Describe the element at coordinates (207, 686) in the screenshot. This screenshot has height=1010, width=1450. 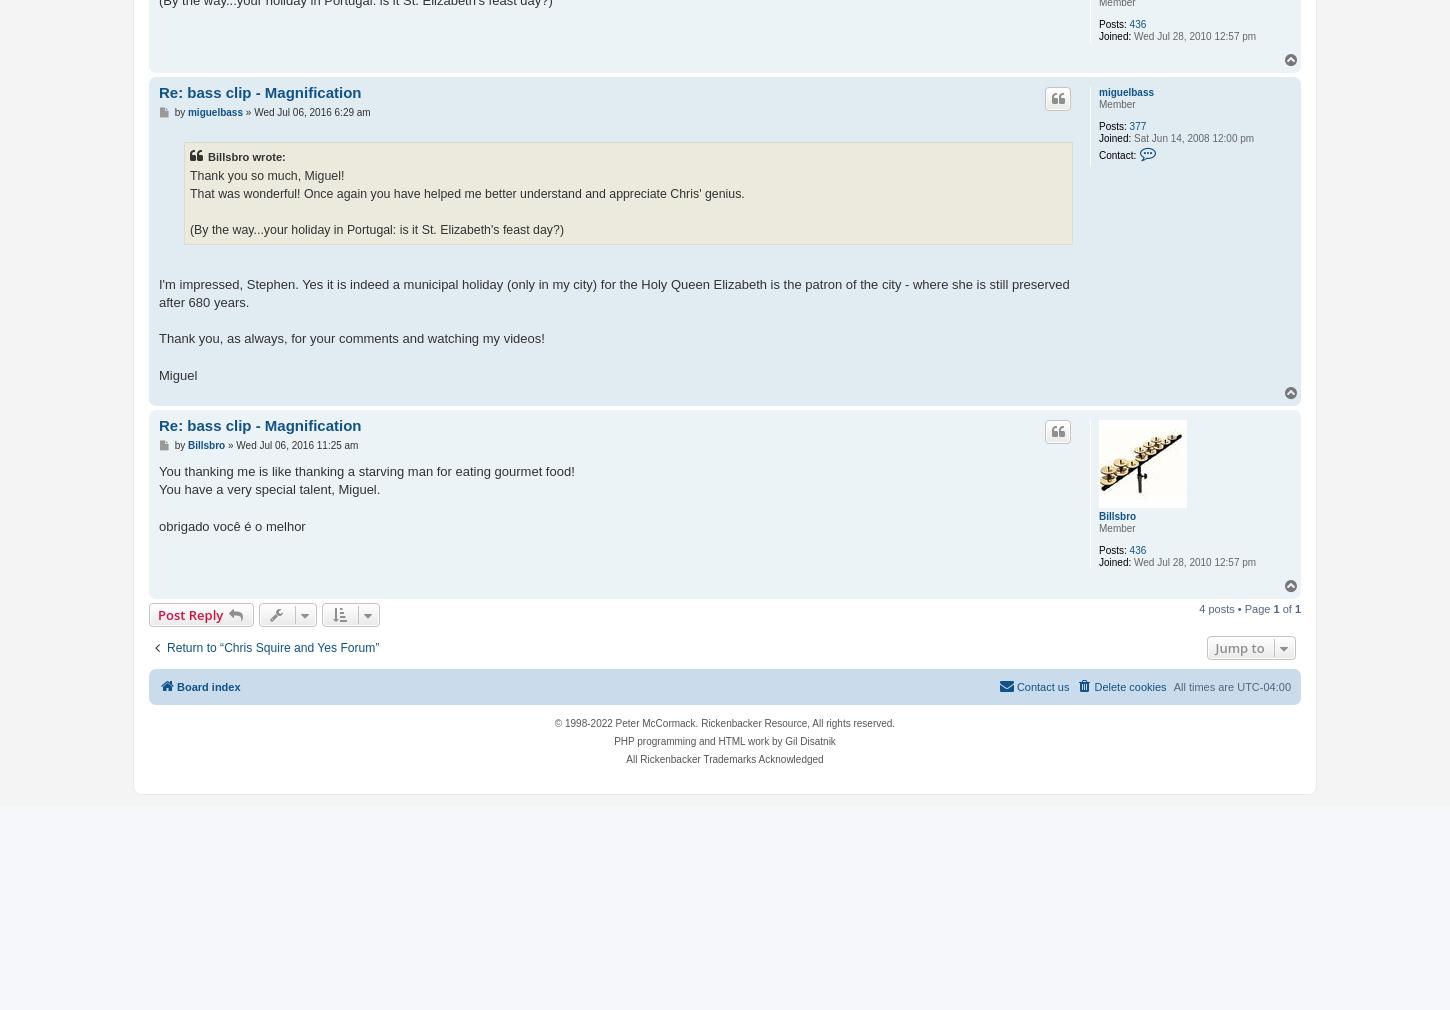
I see `'Board index'` at that location.